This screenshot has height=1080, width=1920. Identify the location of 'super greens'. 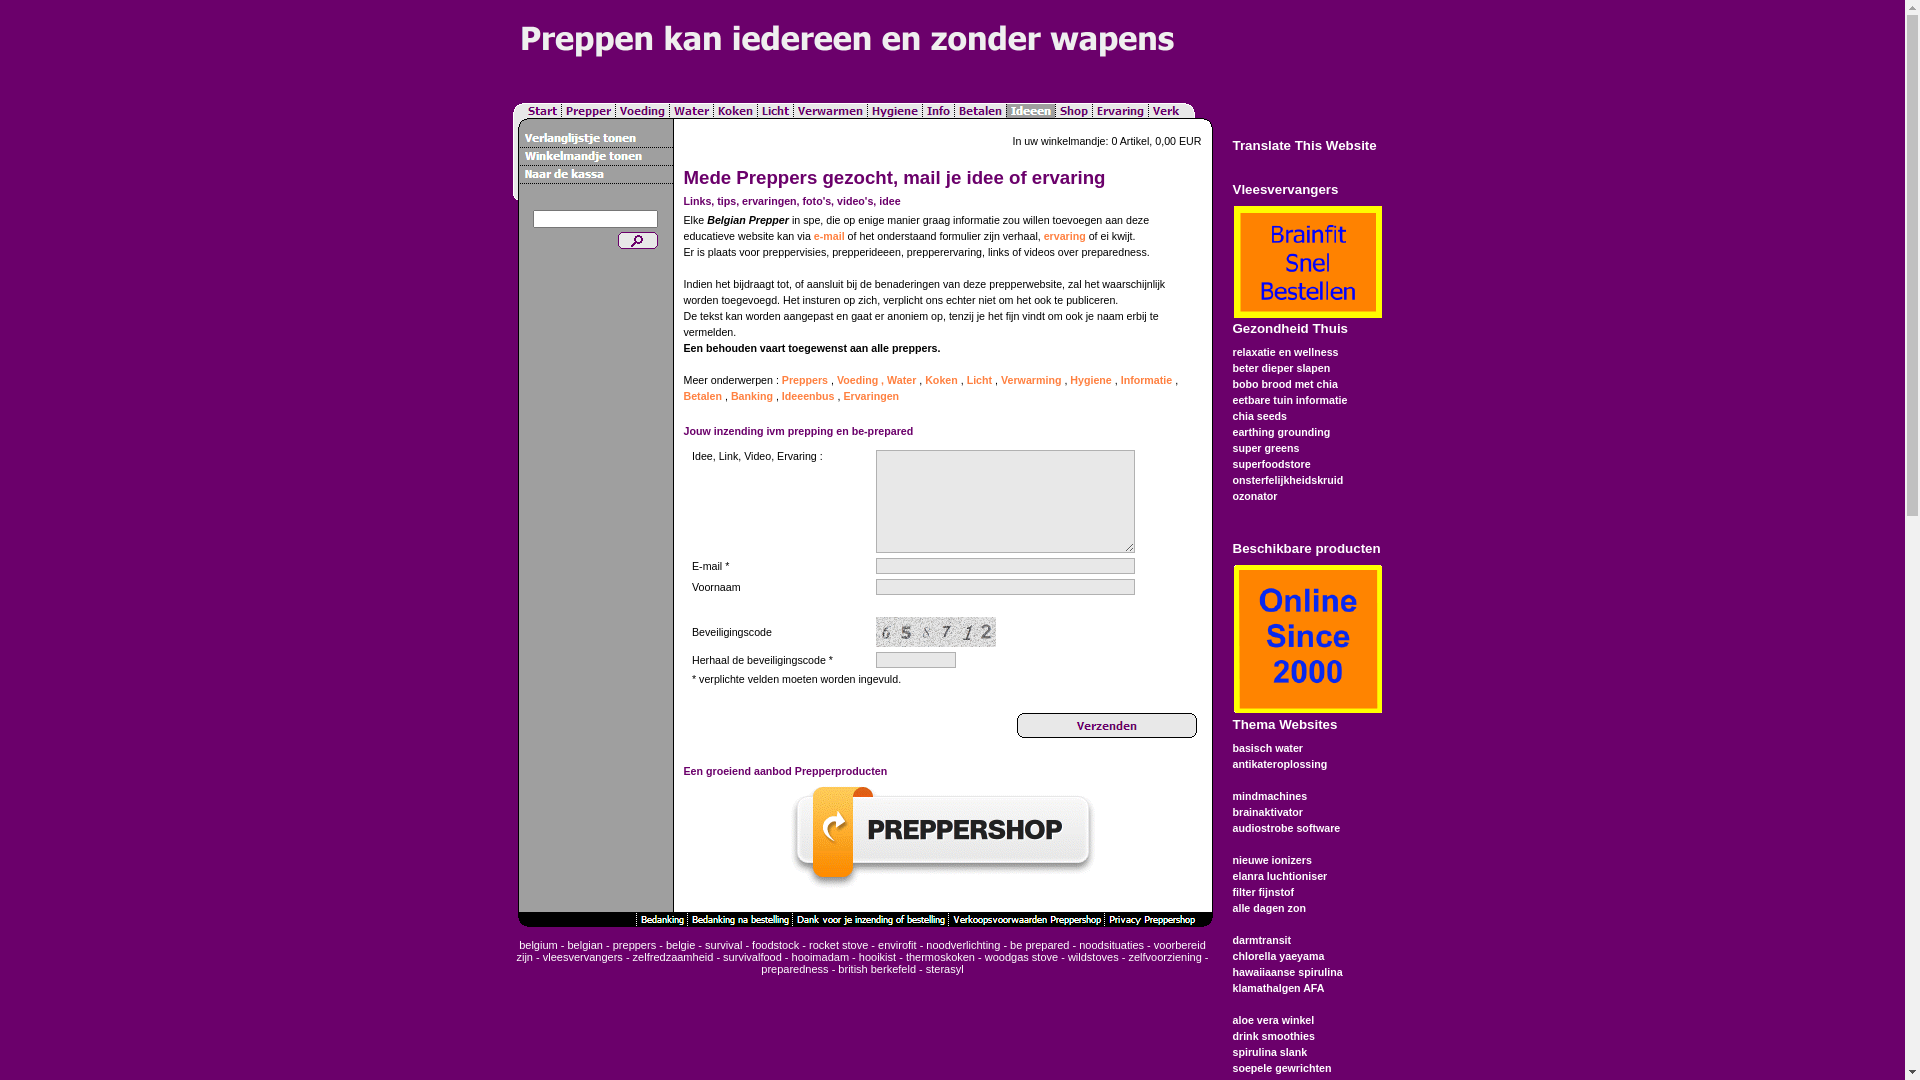
(1264, 446).